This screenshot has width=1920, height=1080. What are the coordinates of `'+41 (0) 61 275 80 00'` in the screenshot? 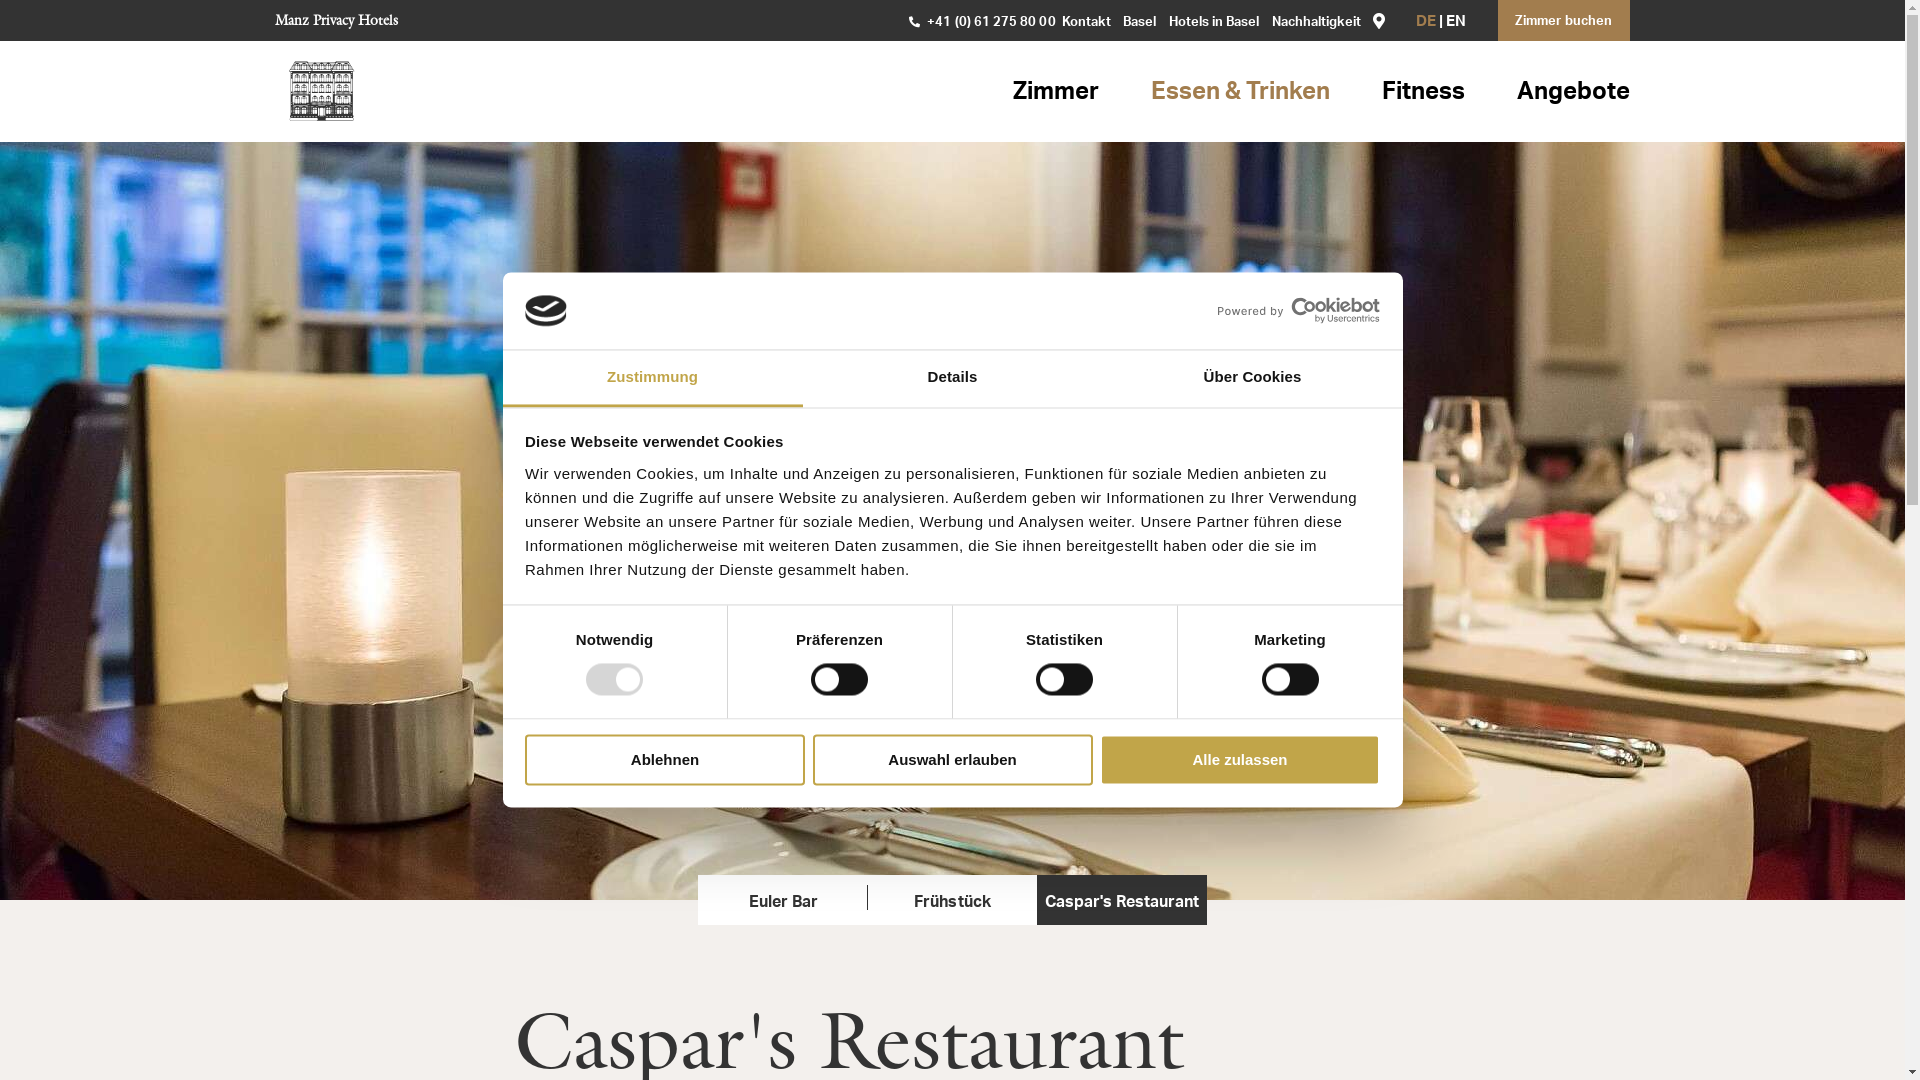 It's located at (982, 23).